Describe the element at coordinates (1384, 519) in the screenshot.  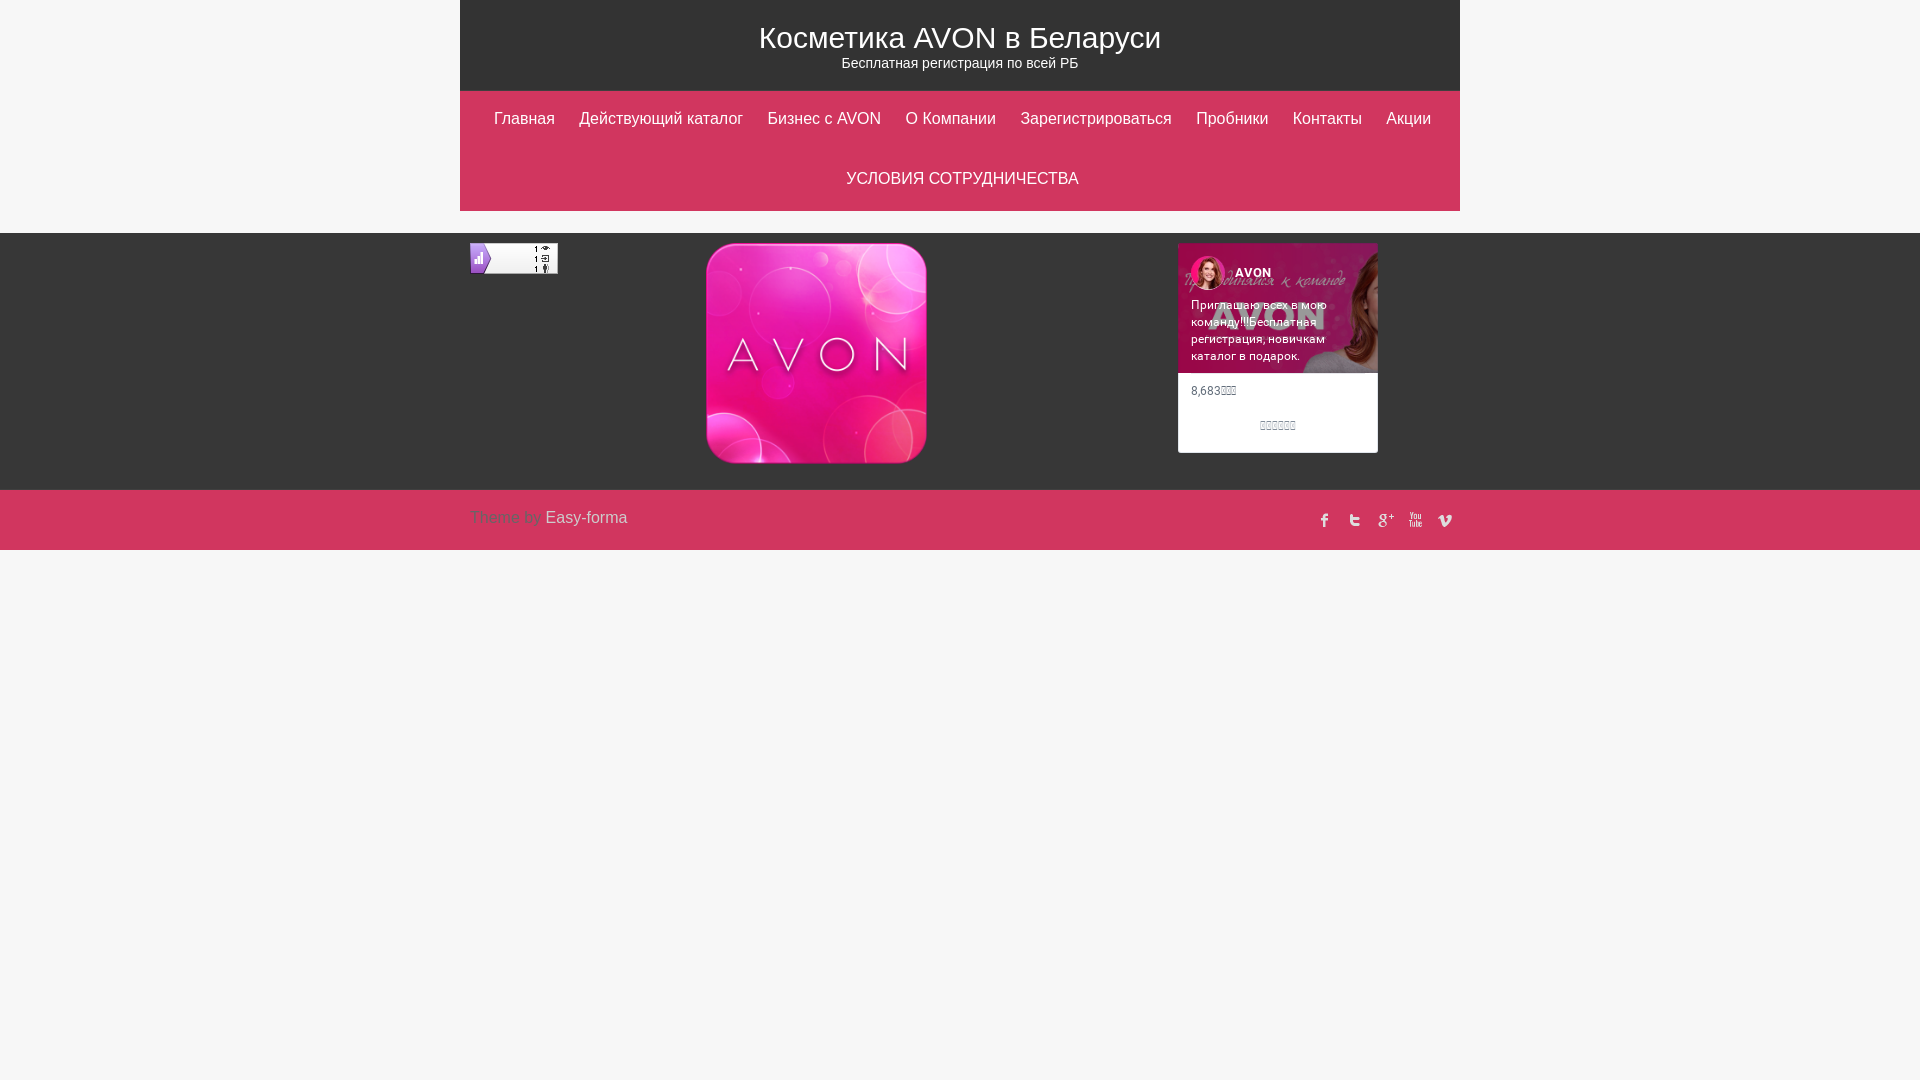
I see `'Google Plus'` at that location.